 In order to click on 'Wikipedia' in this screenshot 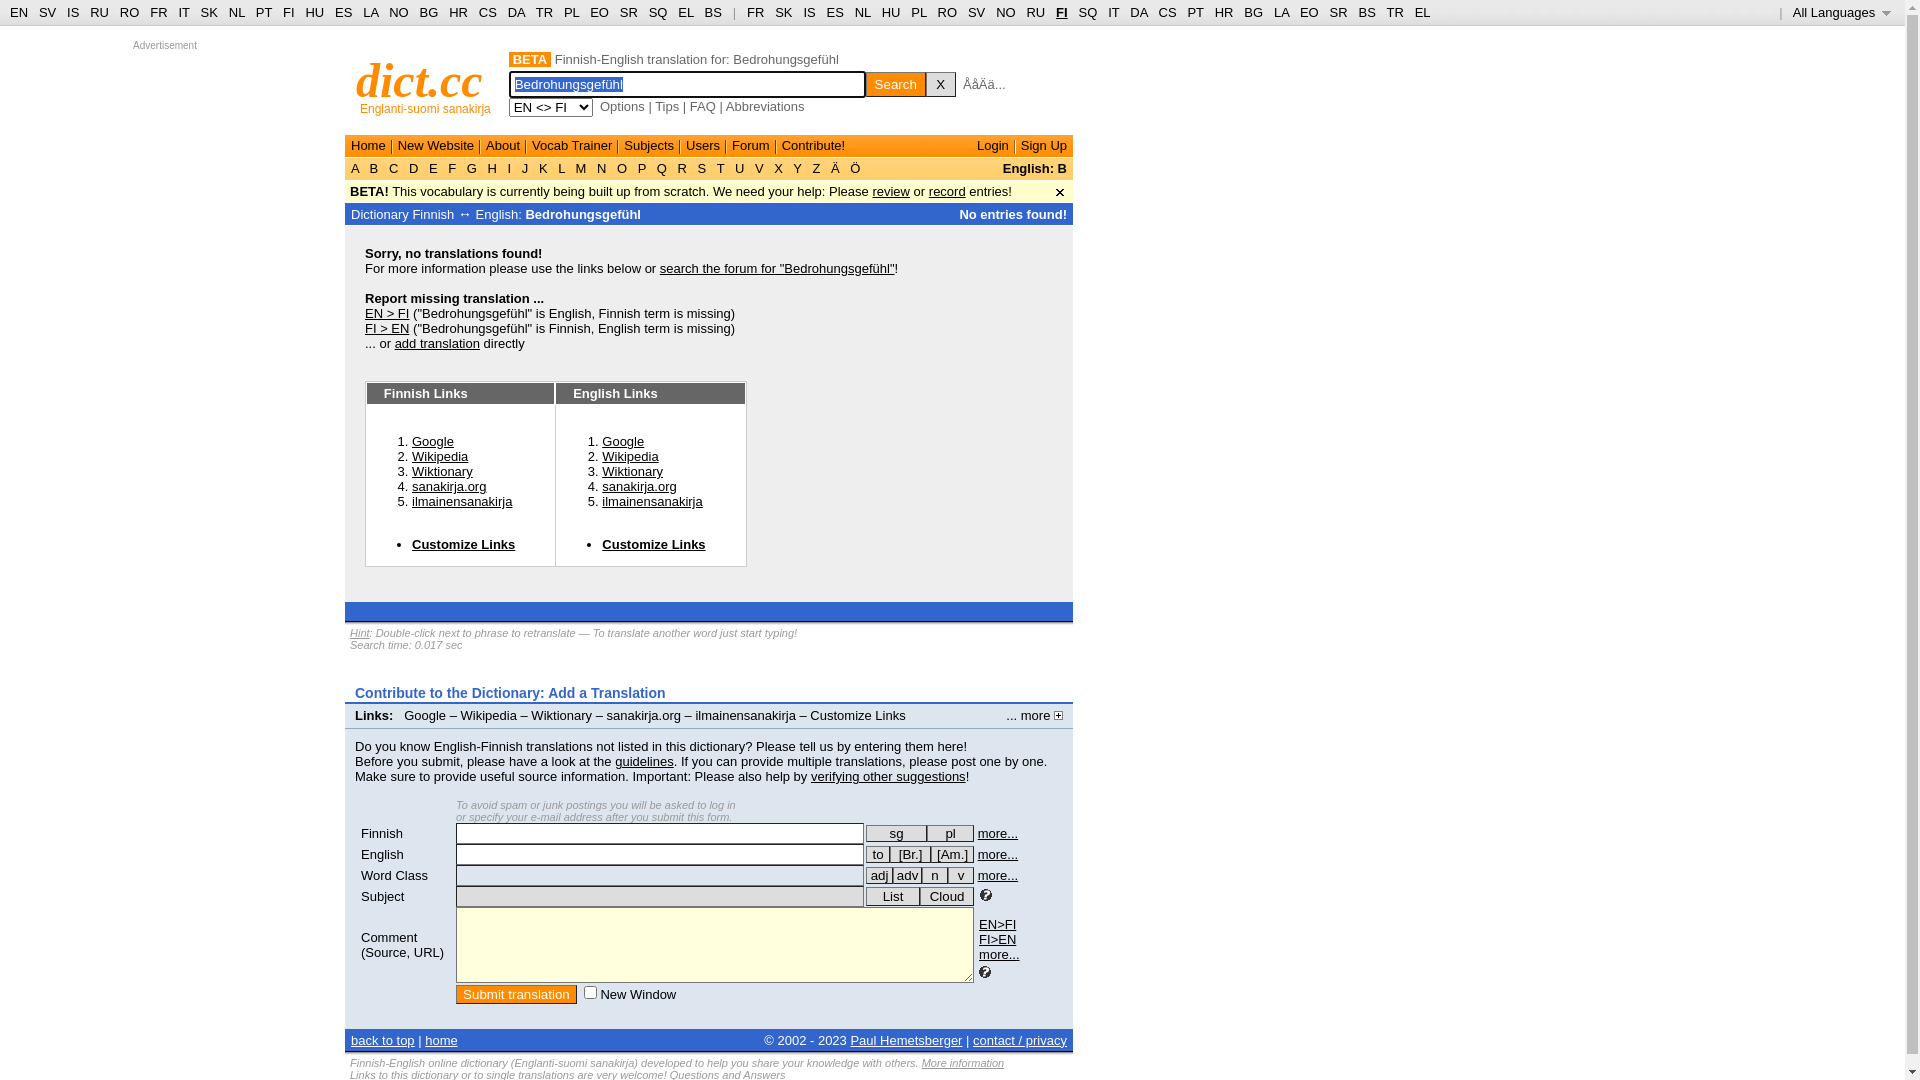, I will do `click(628, 456)`.